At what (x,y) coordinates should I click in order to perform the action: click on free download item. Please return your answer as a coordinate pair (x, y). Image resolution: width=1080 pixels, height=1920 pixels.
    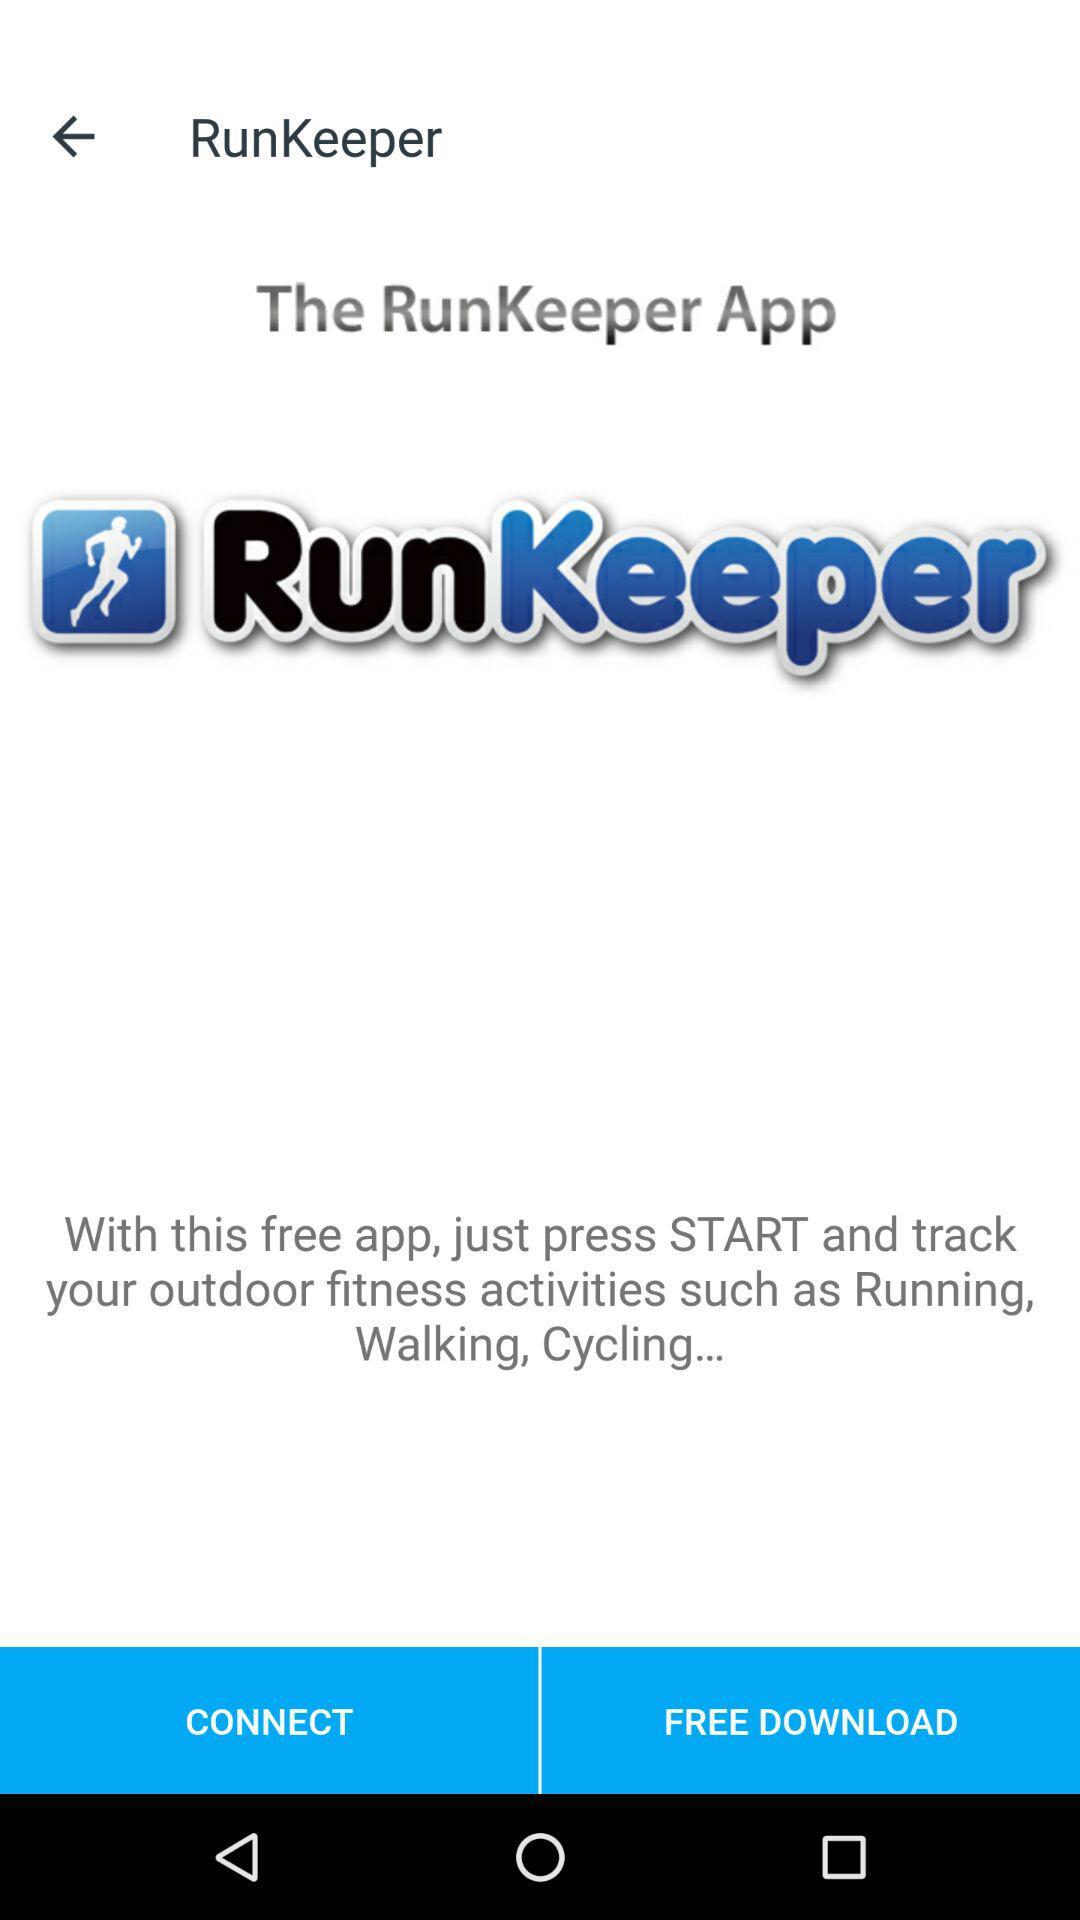
    Looking at the image, I should click on (810, 1719).